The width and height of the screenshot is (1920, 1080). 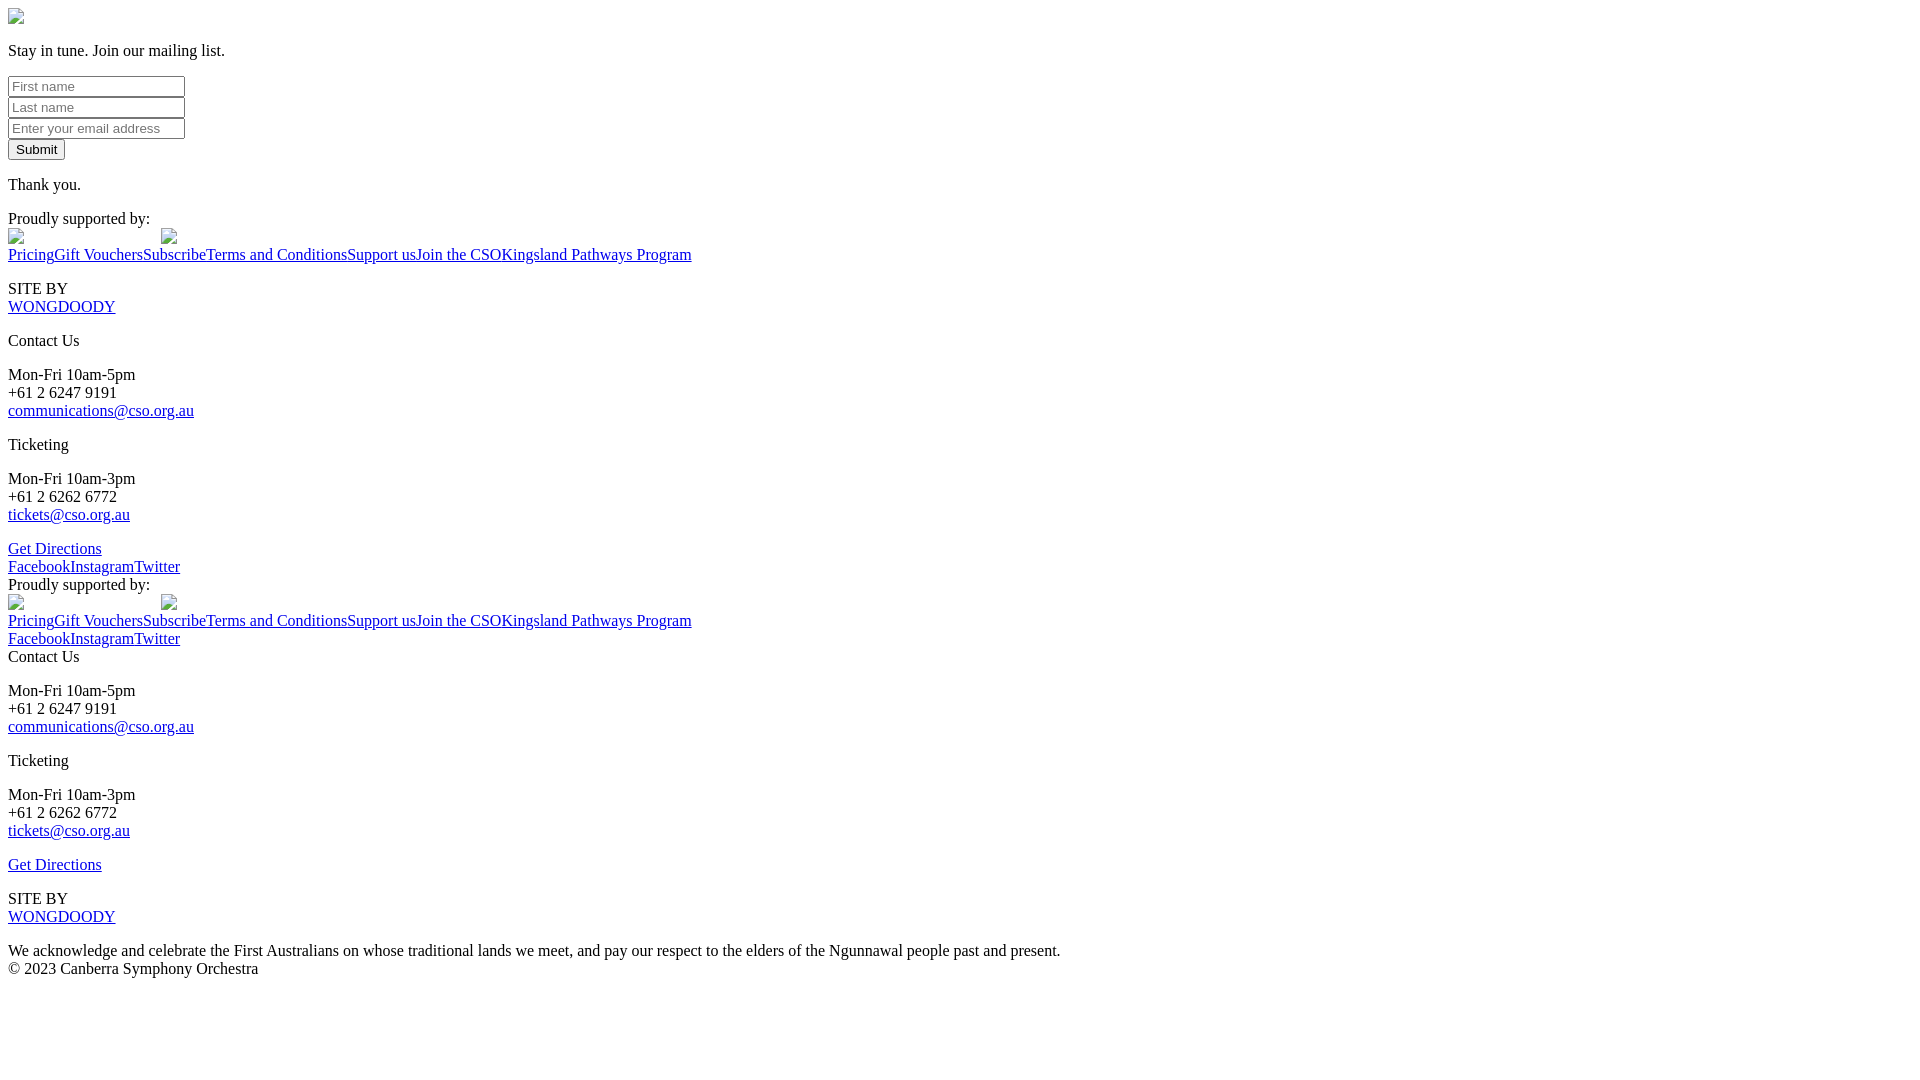 What do you see at coordinates (62, 306) in the screenshot?
I see `'WONGDOODY'` at bounding box center [62, 306].